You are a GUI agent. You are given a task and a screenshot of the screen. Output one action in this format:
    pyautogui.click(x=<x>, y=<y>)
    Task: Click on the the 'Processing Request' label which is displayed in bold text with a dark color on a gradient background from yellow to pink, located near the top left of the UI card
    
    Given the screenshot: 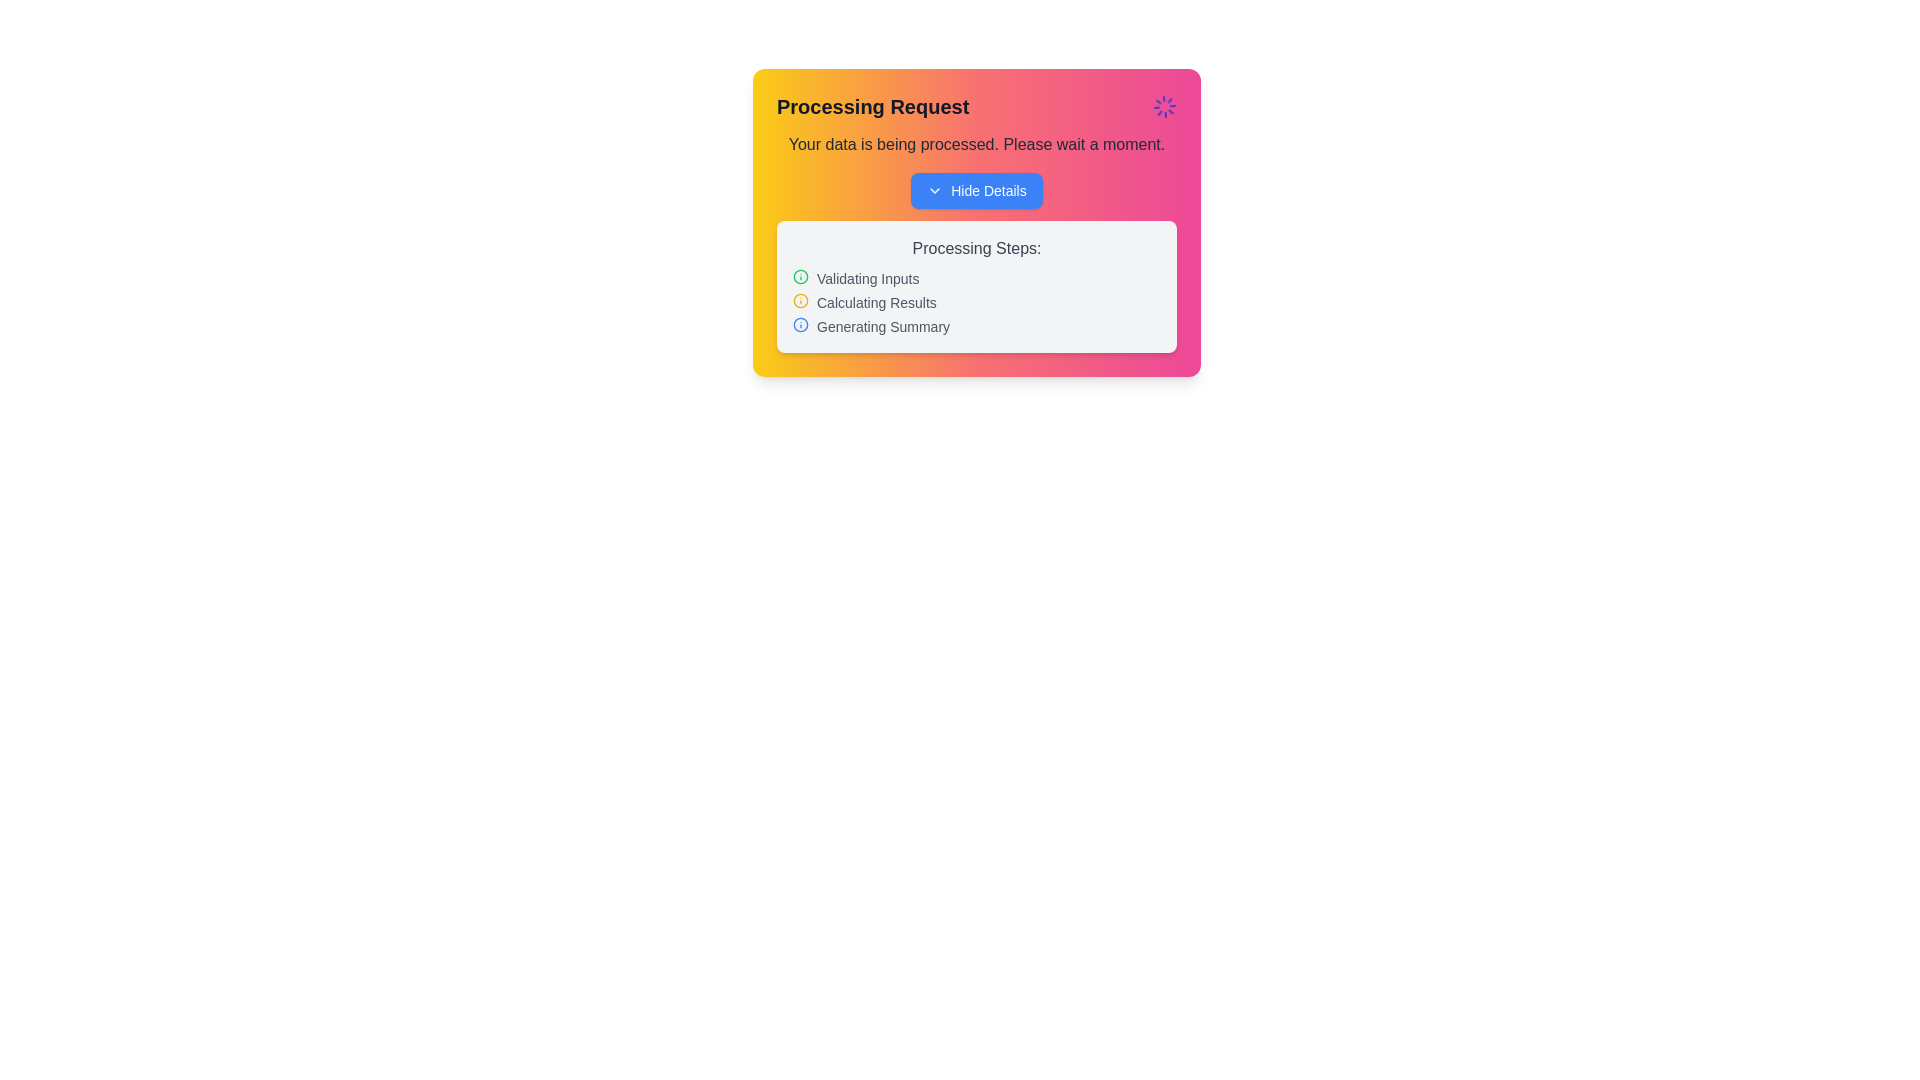 What is the action you would take?
    pyautogui.click(x=873, y=107)
    